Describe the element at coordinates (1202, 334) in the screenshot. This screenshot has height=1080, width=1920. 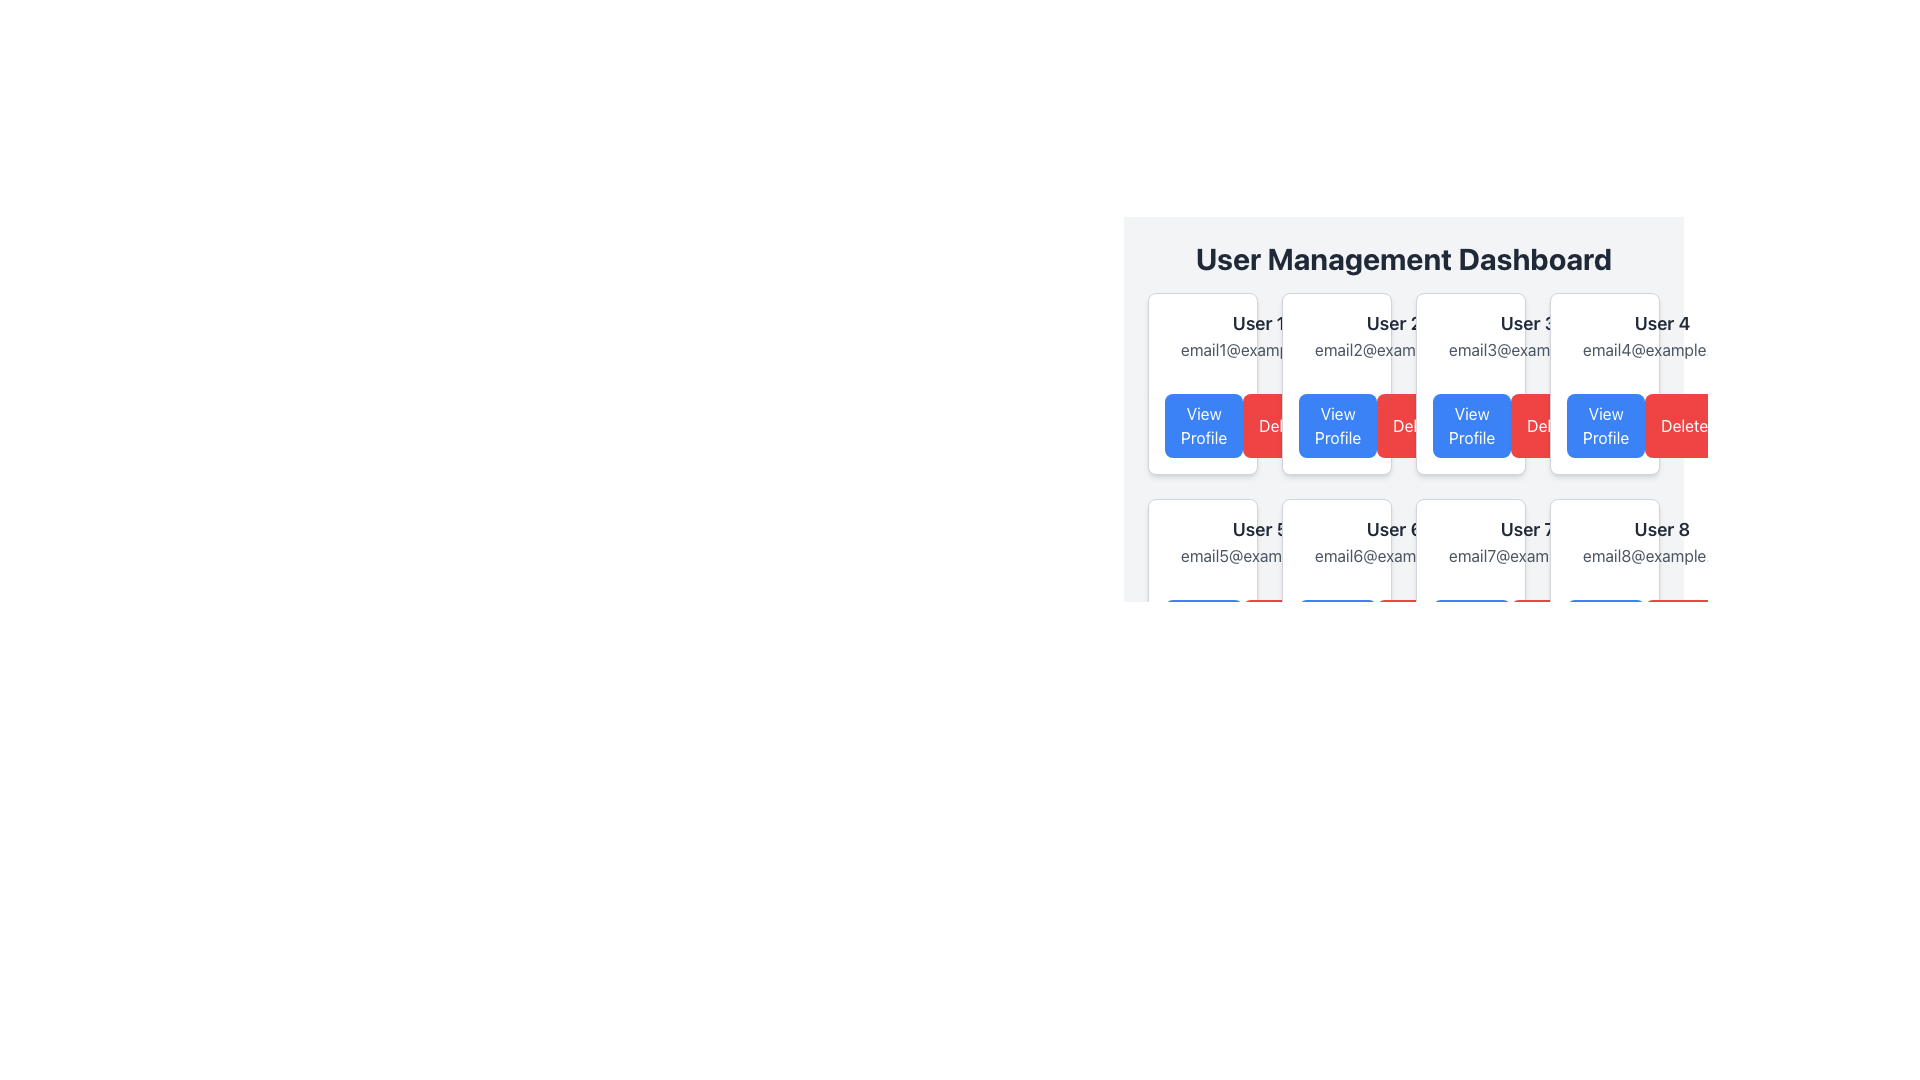
I see `the Text Block displaying the user's name and email address in the user profile card of the user management dashboard, located at the top left section of the grid` at that location.